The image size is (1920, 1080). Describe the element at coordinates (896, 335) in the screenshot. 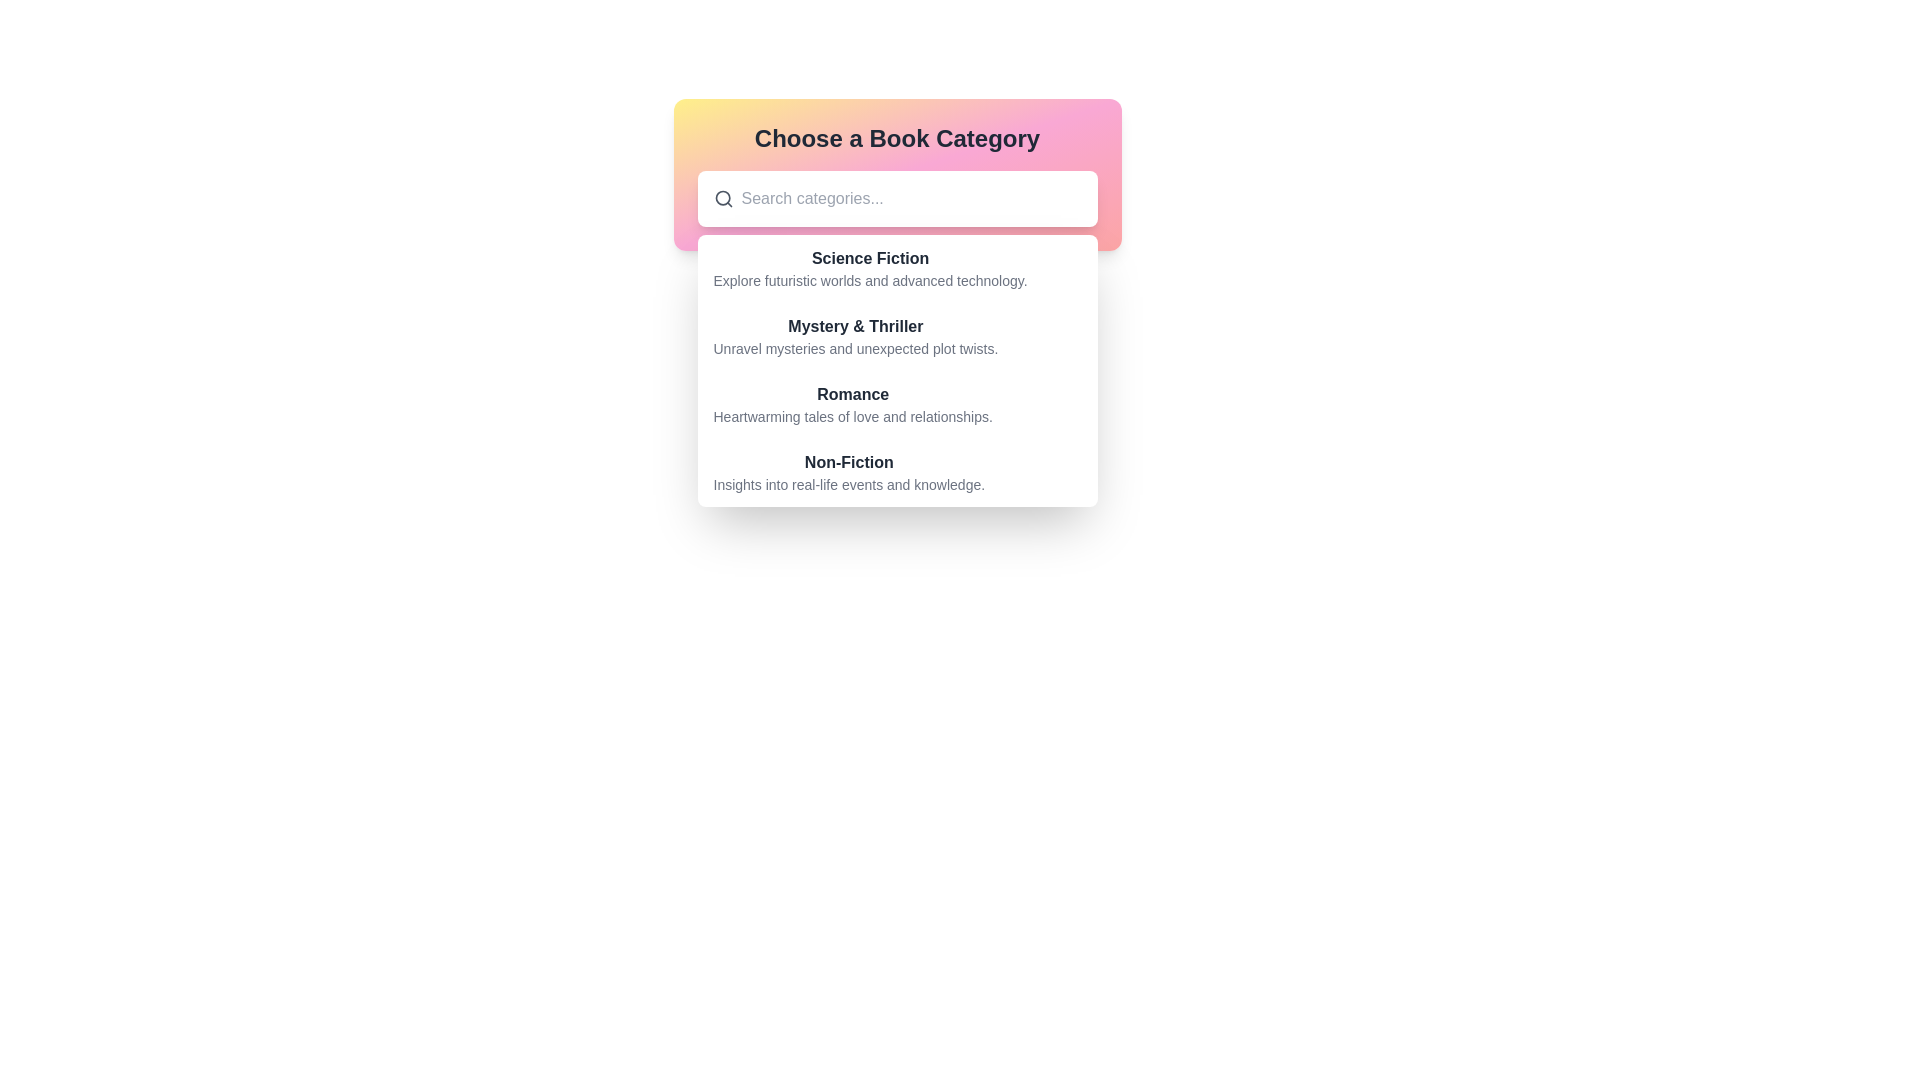

I see `the 'Mystery & Thriller' category option, which is the second item in the vertical list of the dropdown menu` at that location.